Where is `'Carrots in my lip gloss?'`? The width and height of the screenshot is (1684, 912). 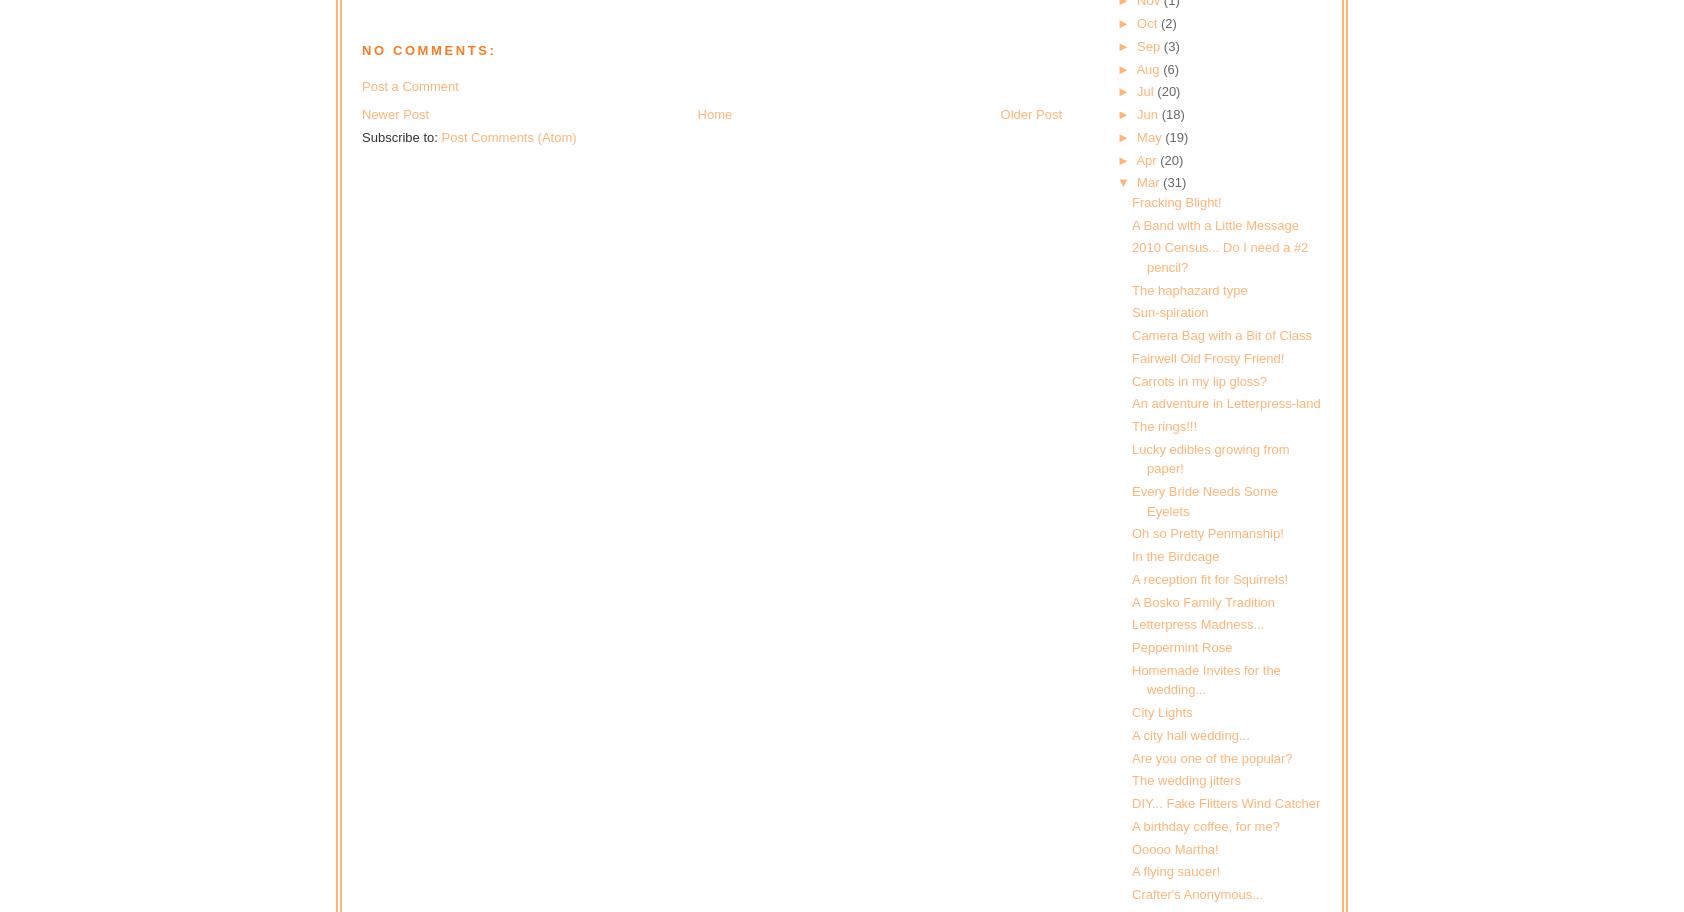
'Carrots in my lip gloss?' is located at coordinates (1131, 380).